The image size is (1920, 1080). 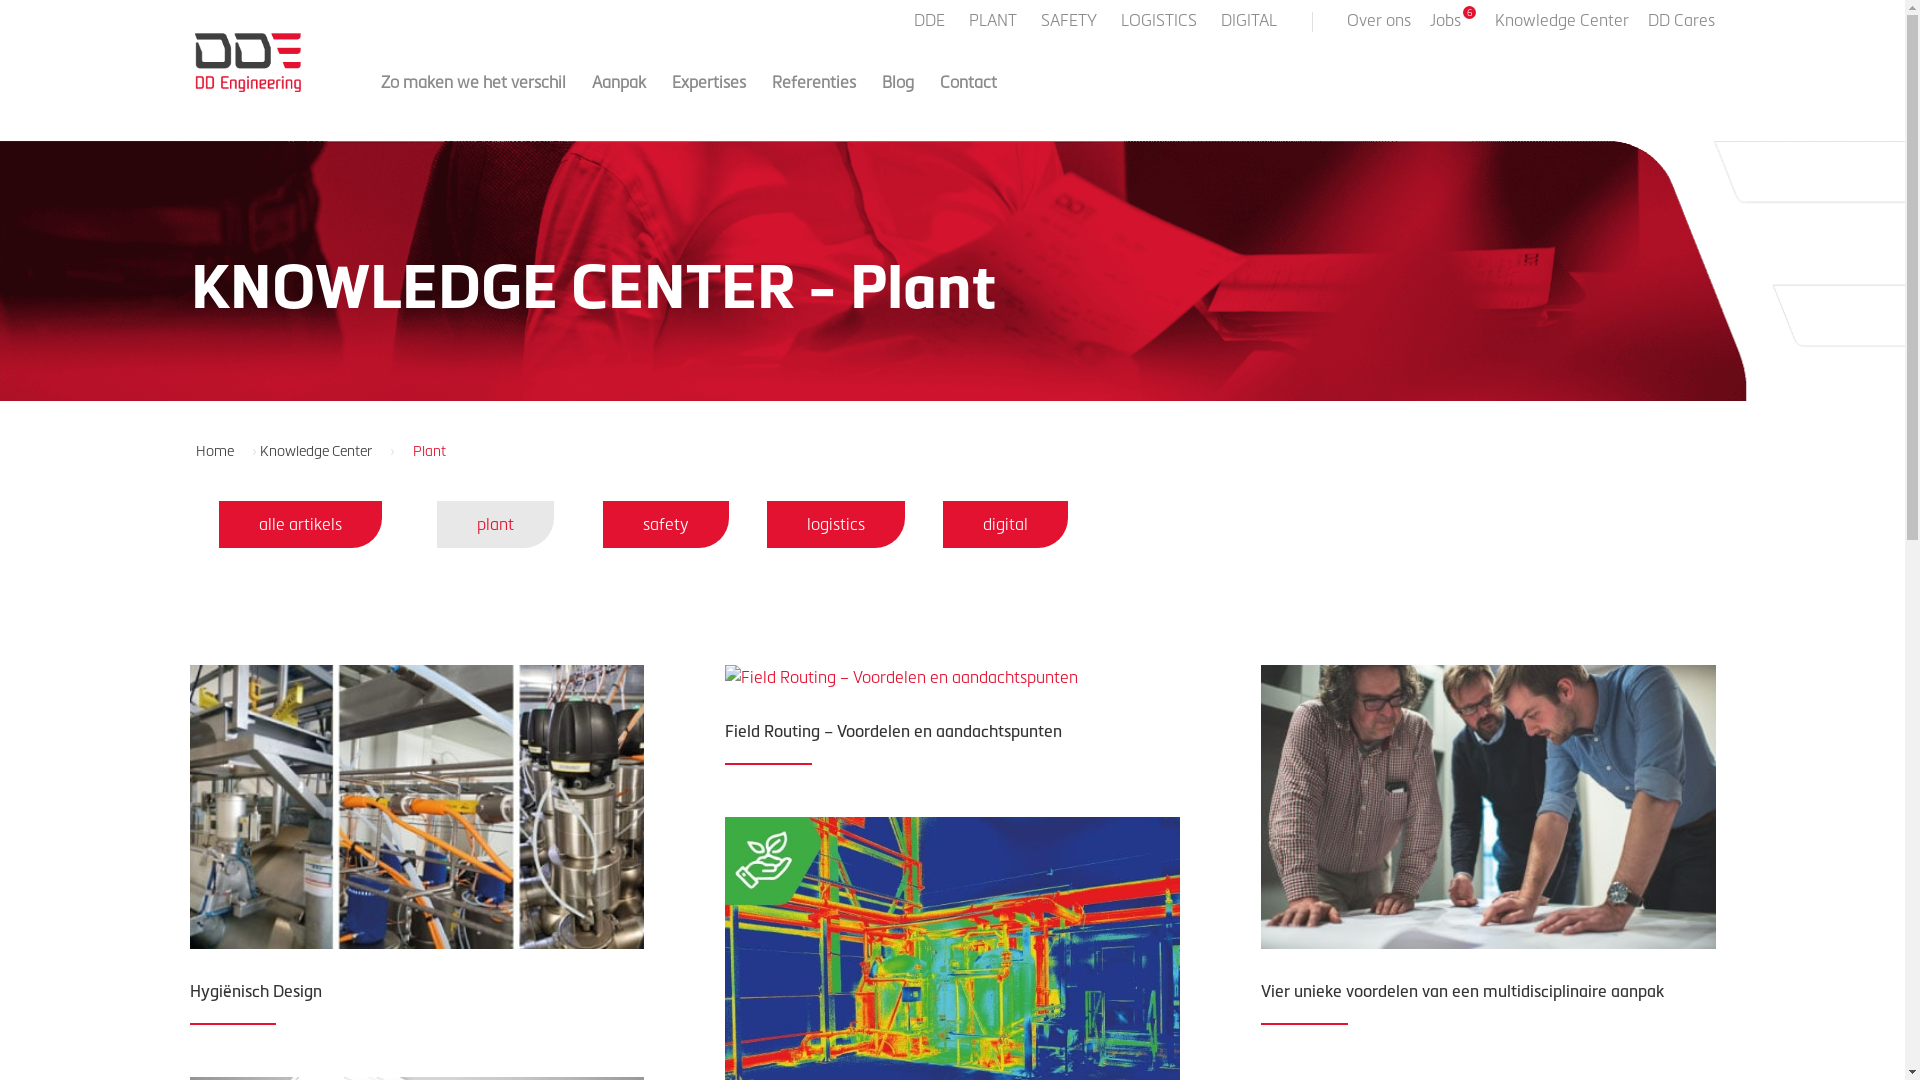 What do you see at coordinates (323, 450) in the screenshot?
I see `'Knowledge Center'` at bounding box center [323, 450].